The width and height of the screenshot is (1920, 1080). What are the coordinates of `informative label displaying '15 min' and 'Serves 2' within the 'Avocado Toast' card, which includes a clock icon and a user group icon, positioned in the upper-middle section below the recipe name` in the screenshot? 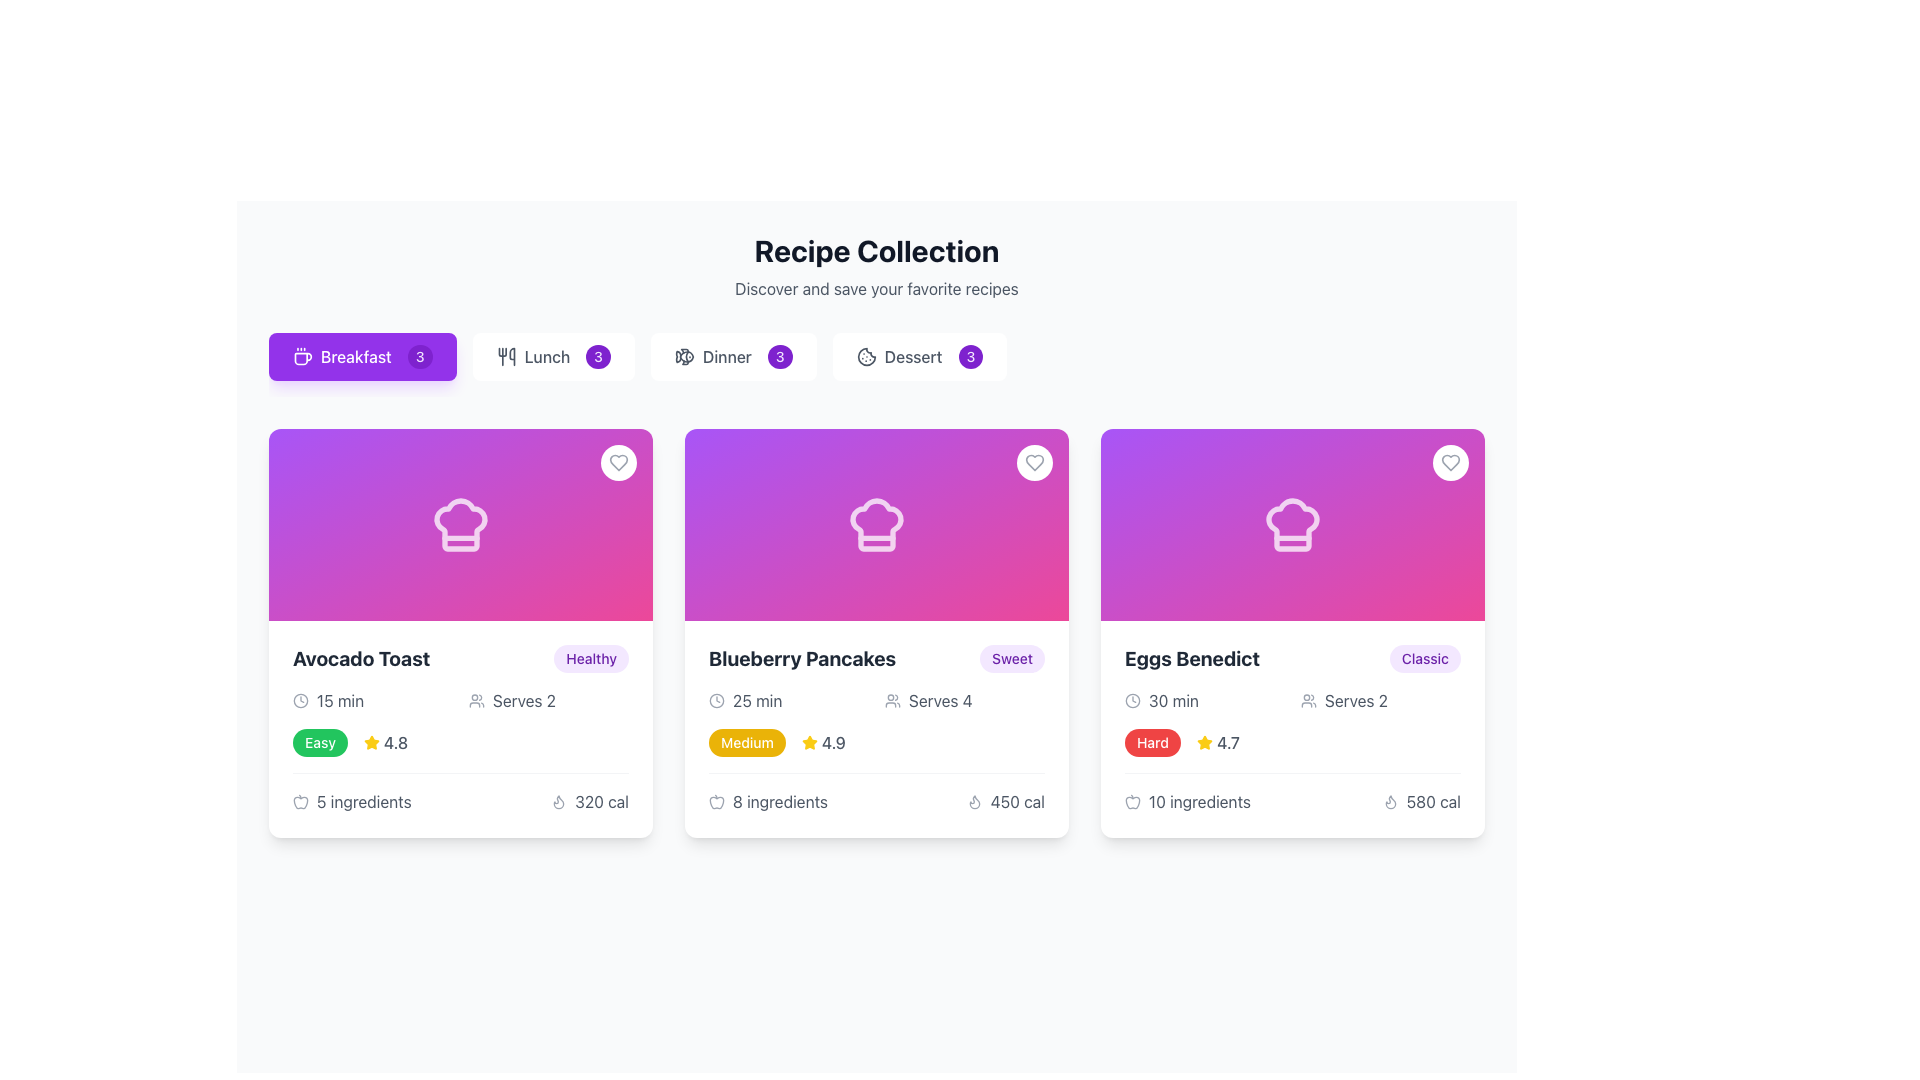 It's located at (459, 700).